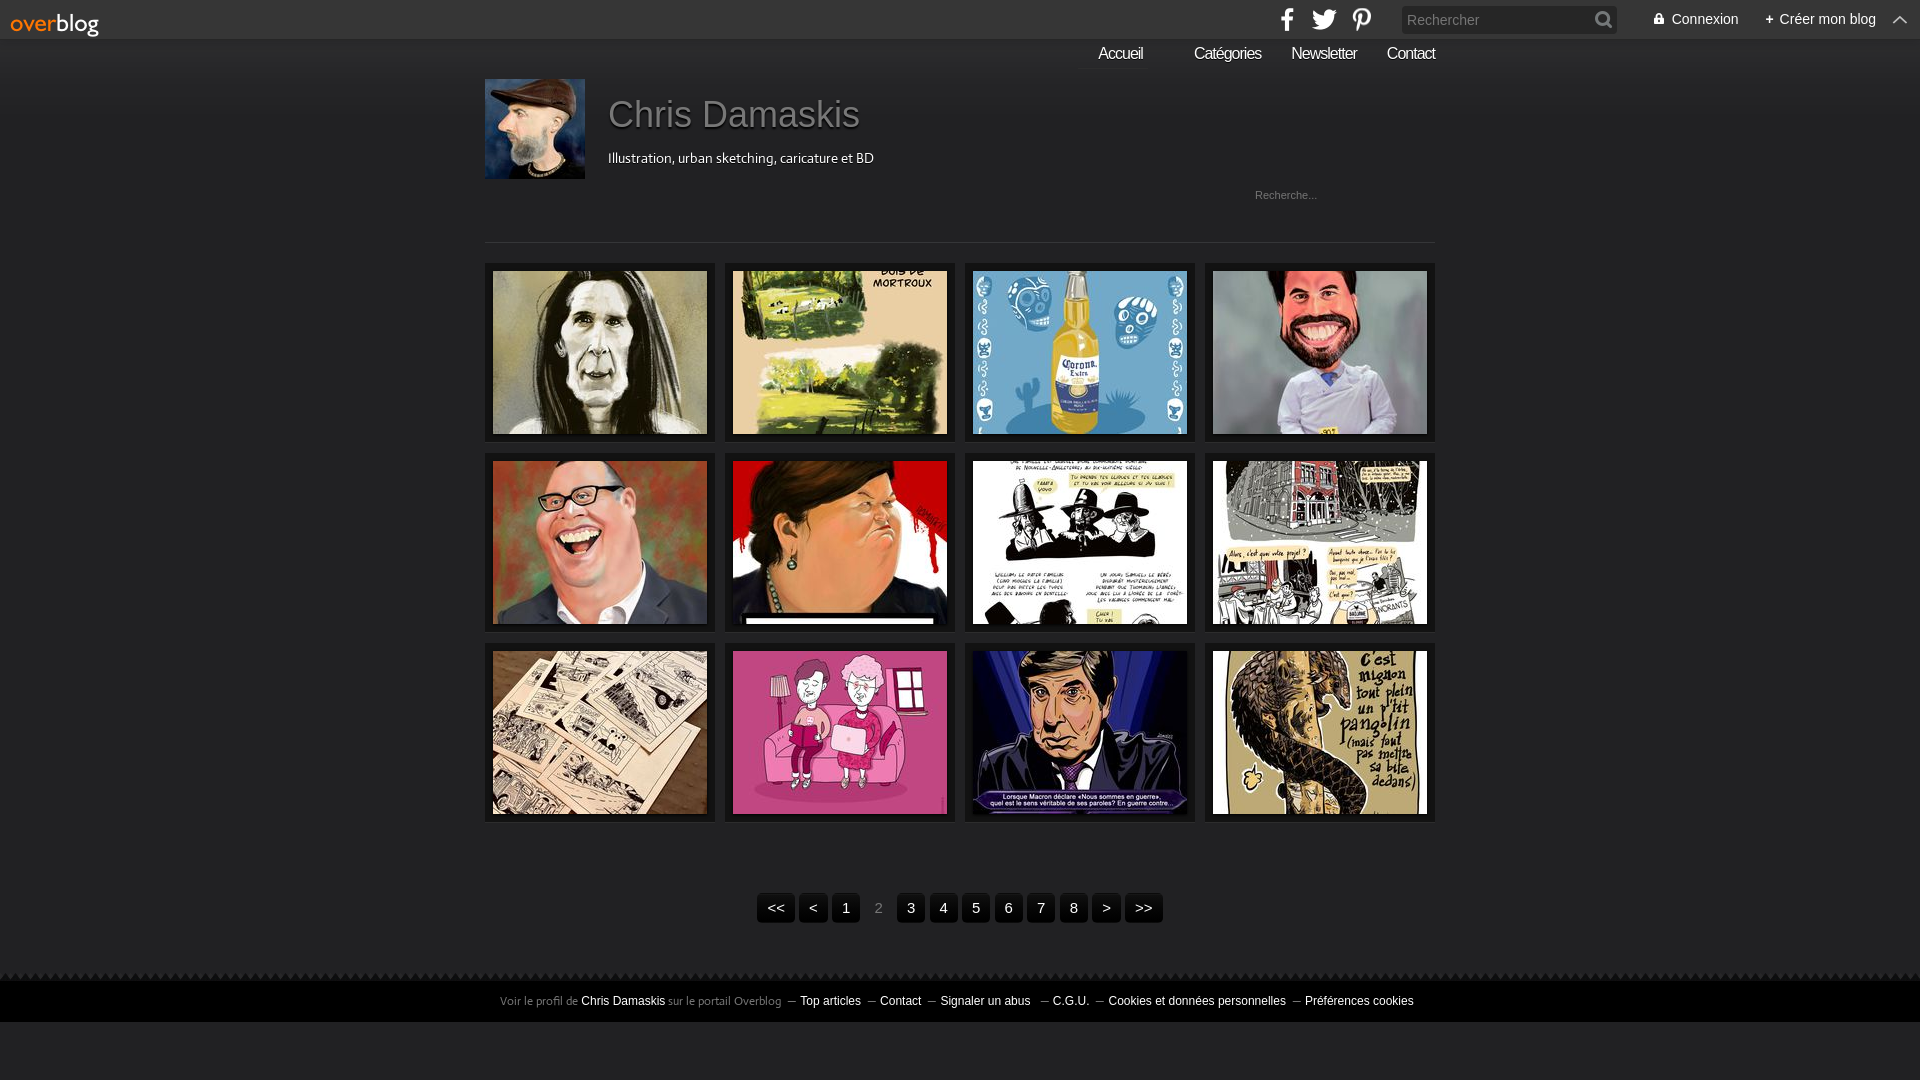  What do you see at coordinates (896, 907) in the screenshot?
I see `'3'` at bounding box center [896, 907].